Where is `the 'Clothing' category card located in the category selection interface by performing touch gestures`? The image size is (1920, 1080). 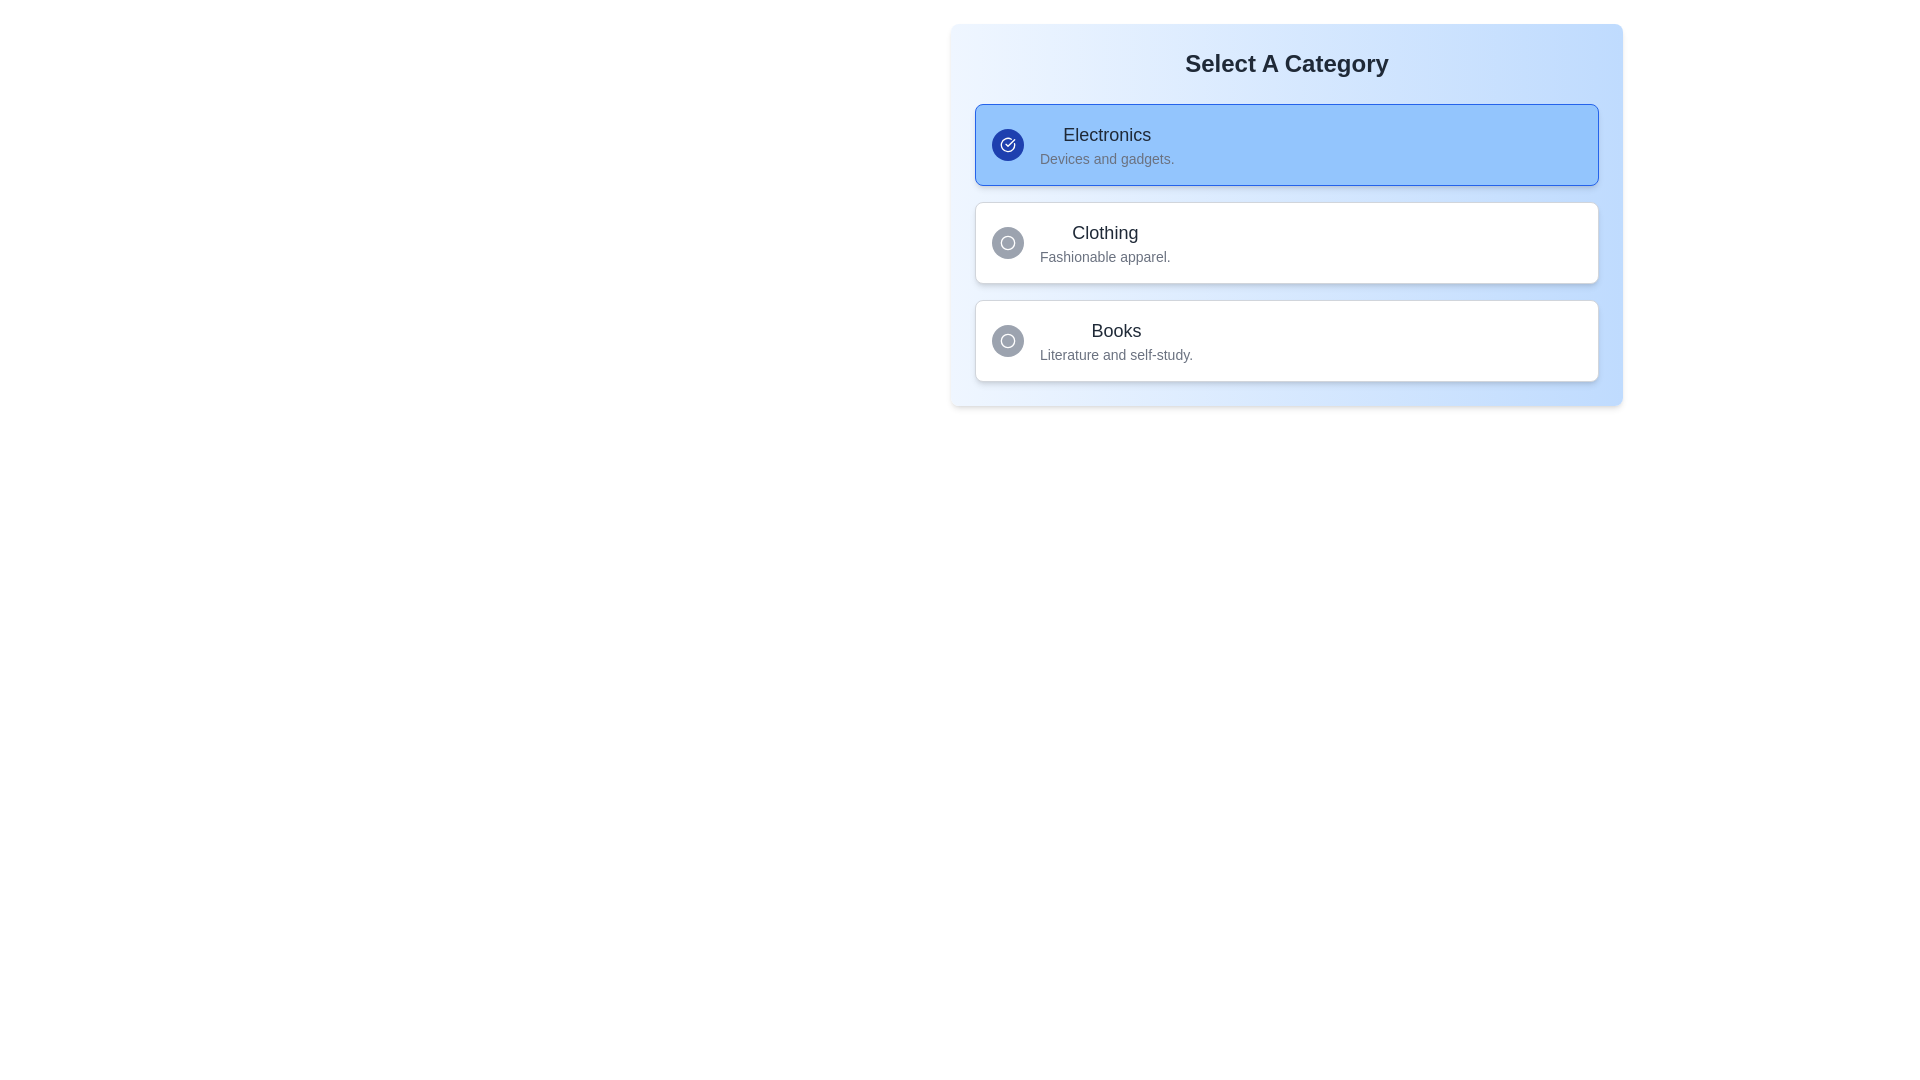 the 'Clothing' category card located in the category selection interface by performing touch gestures is located at coordinates (1286, 242).